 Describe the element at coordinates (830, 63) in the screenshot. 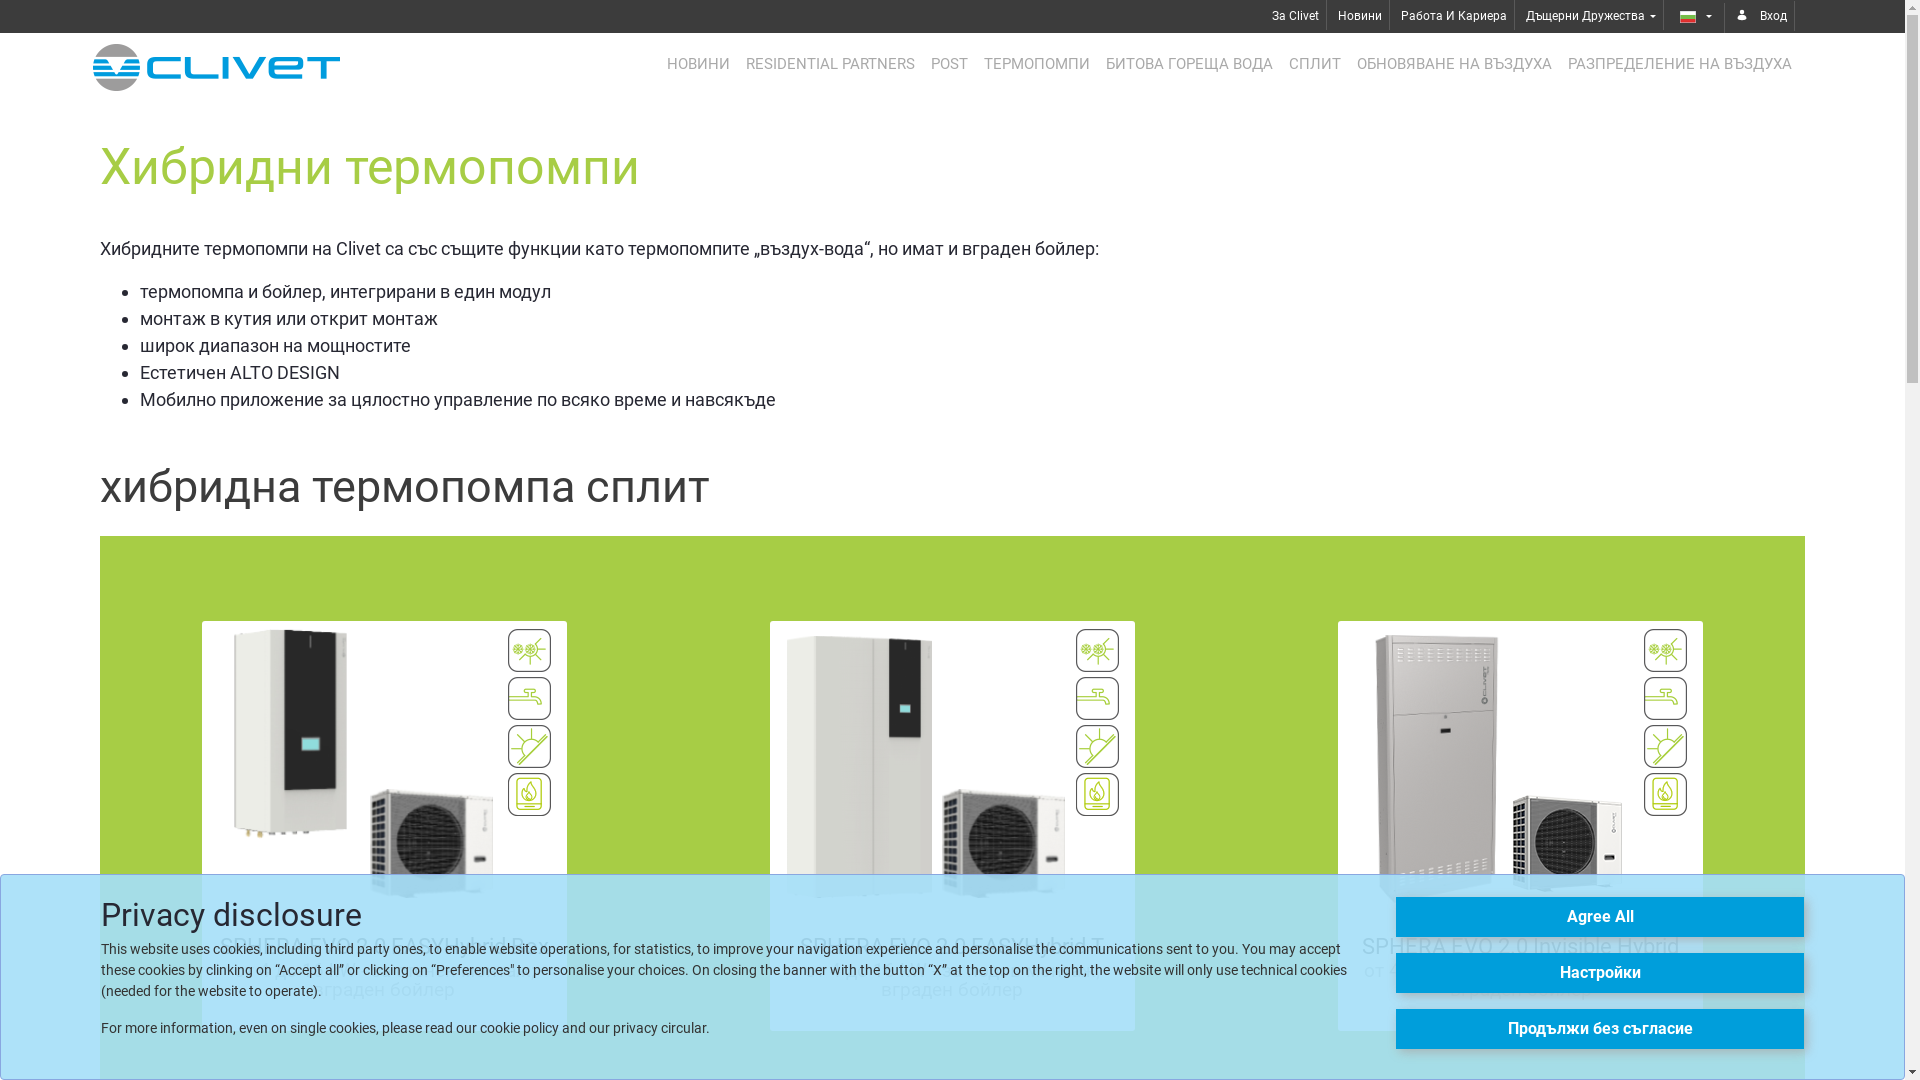

I see `'RESIDENTIAL PARTNERS'` at that location.